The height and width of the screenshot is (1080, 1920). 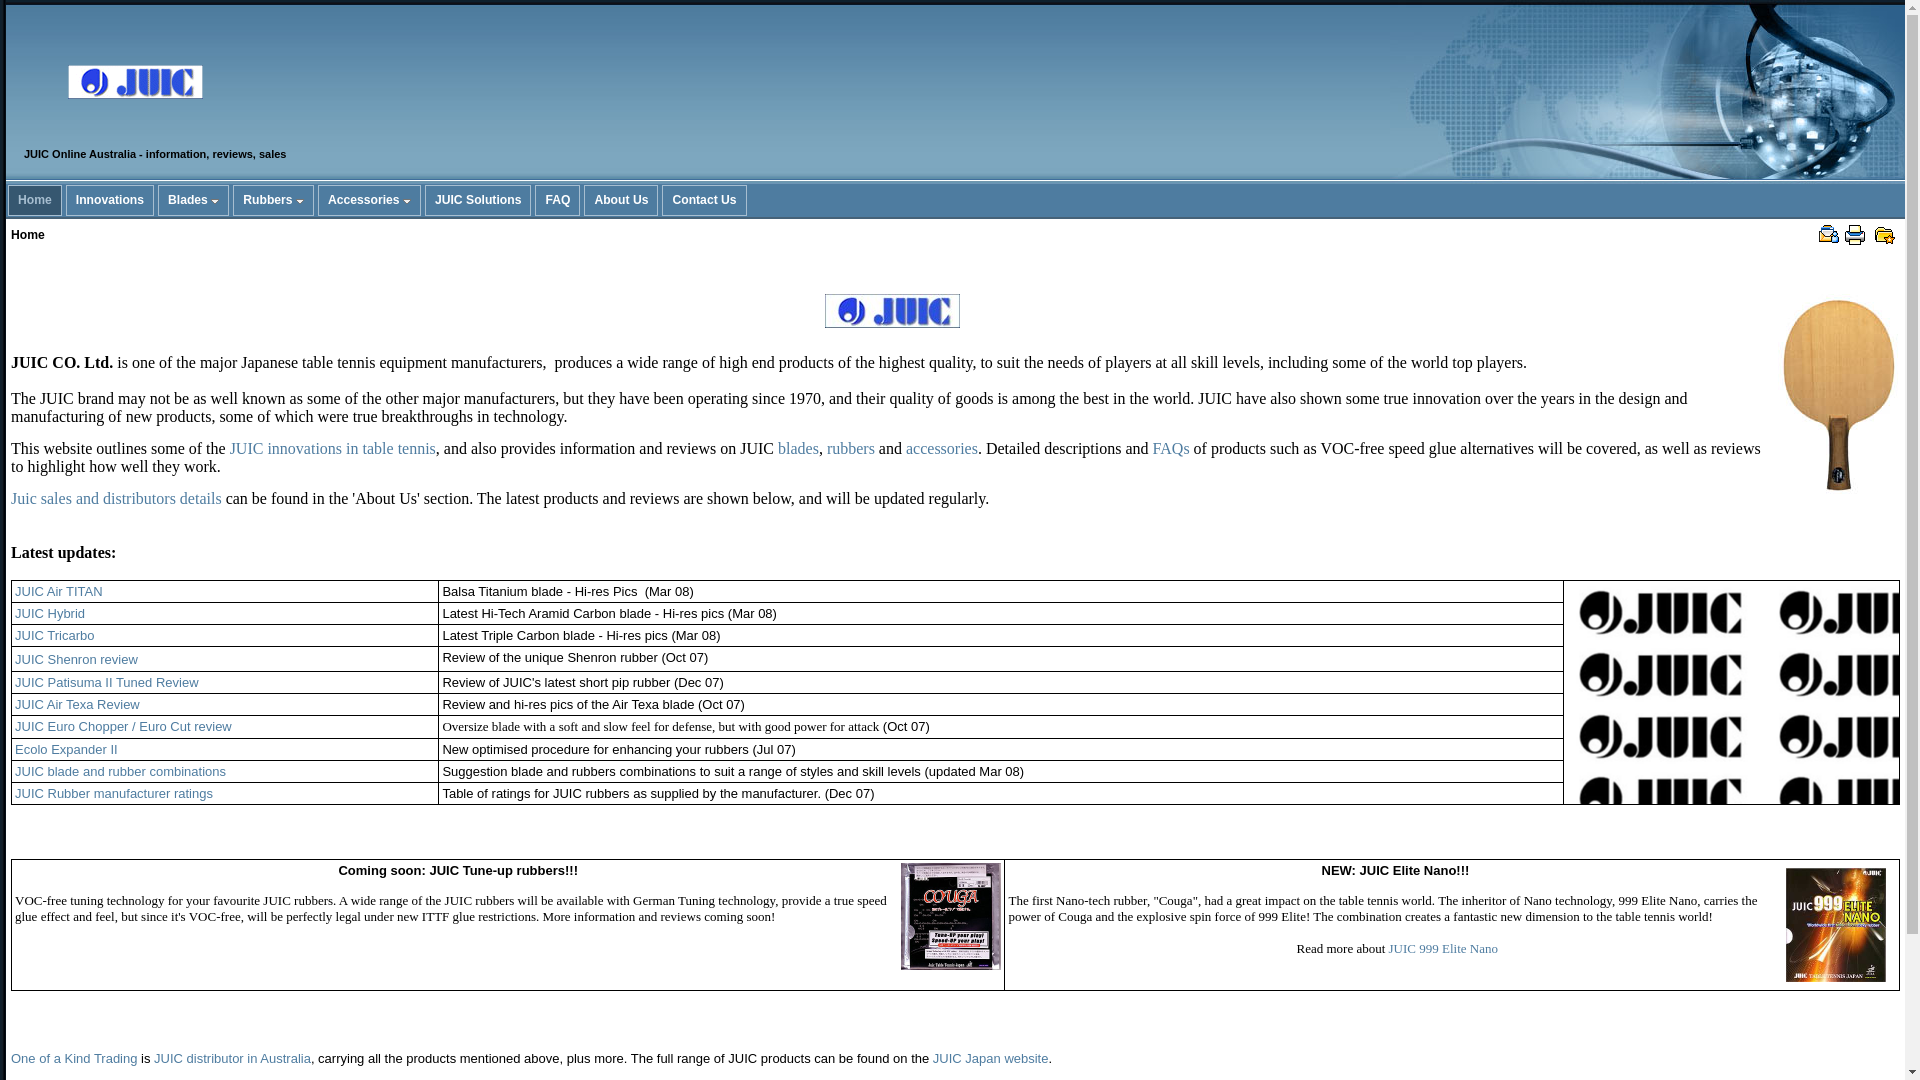 I want to click on 'Innovations', so click(x=67, y=200).